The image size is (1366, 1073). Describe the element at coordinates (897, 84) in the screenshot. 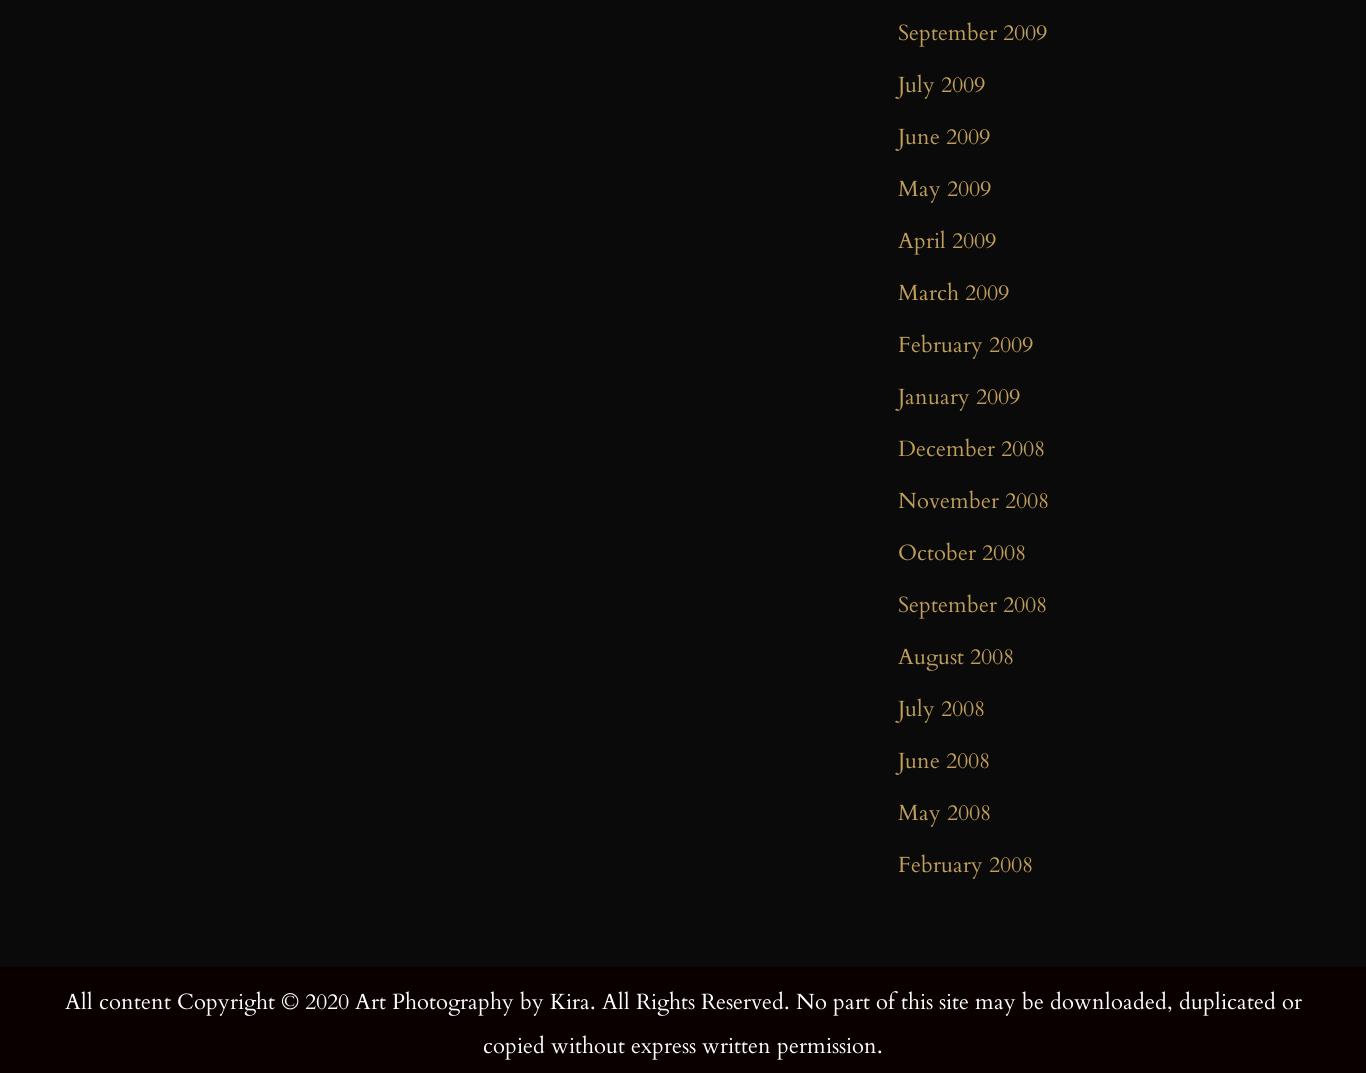

I see `'July 2009'` at that location.